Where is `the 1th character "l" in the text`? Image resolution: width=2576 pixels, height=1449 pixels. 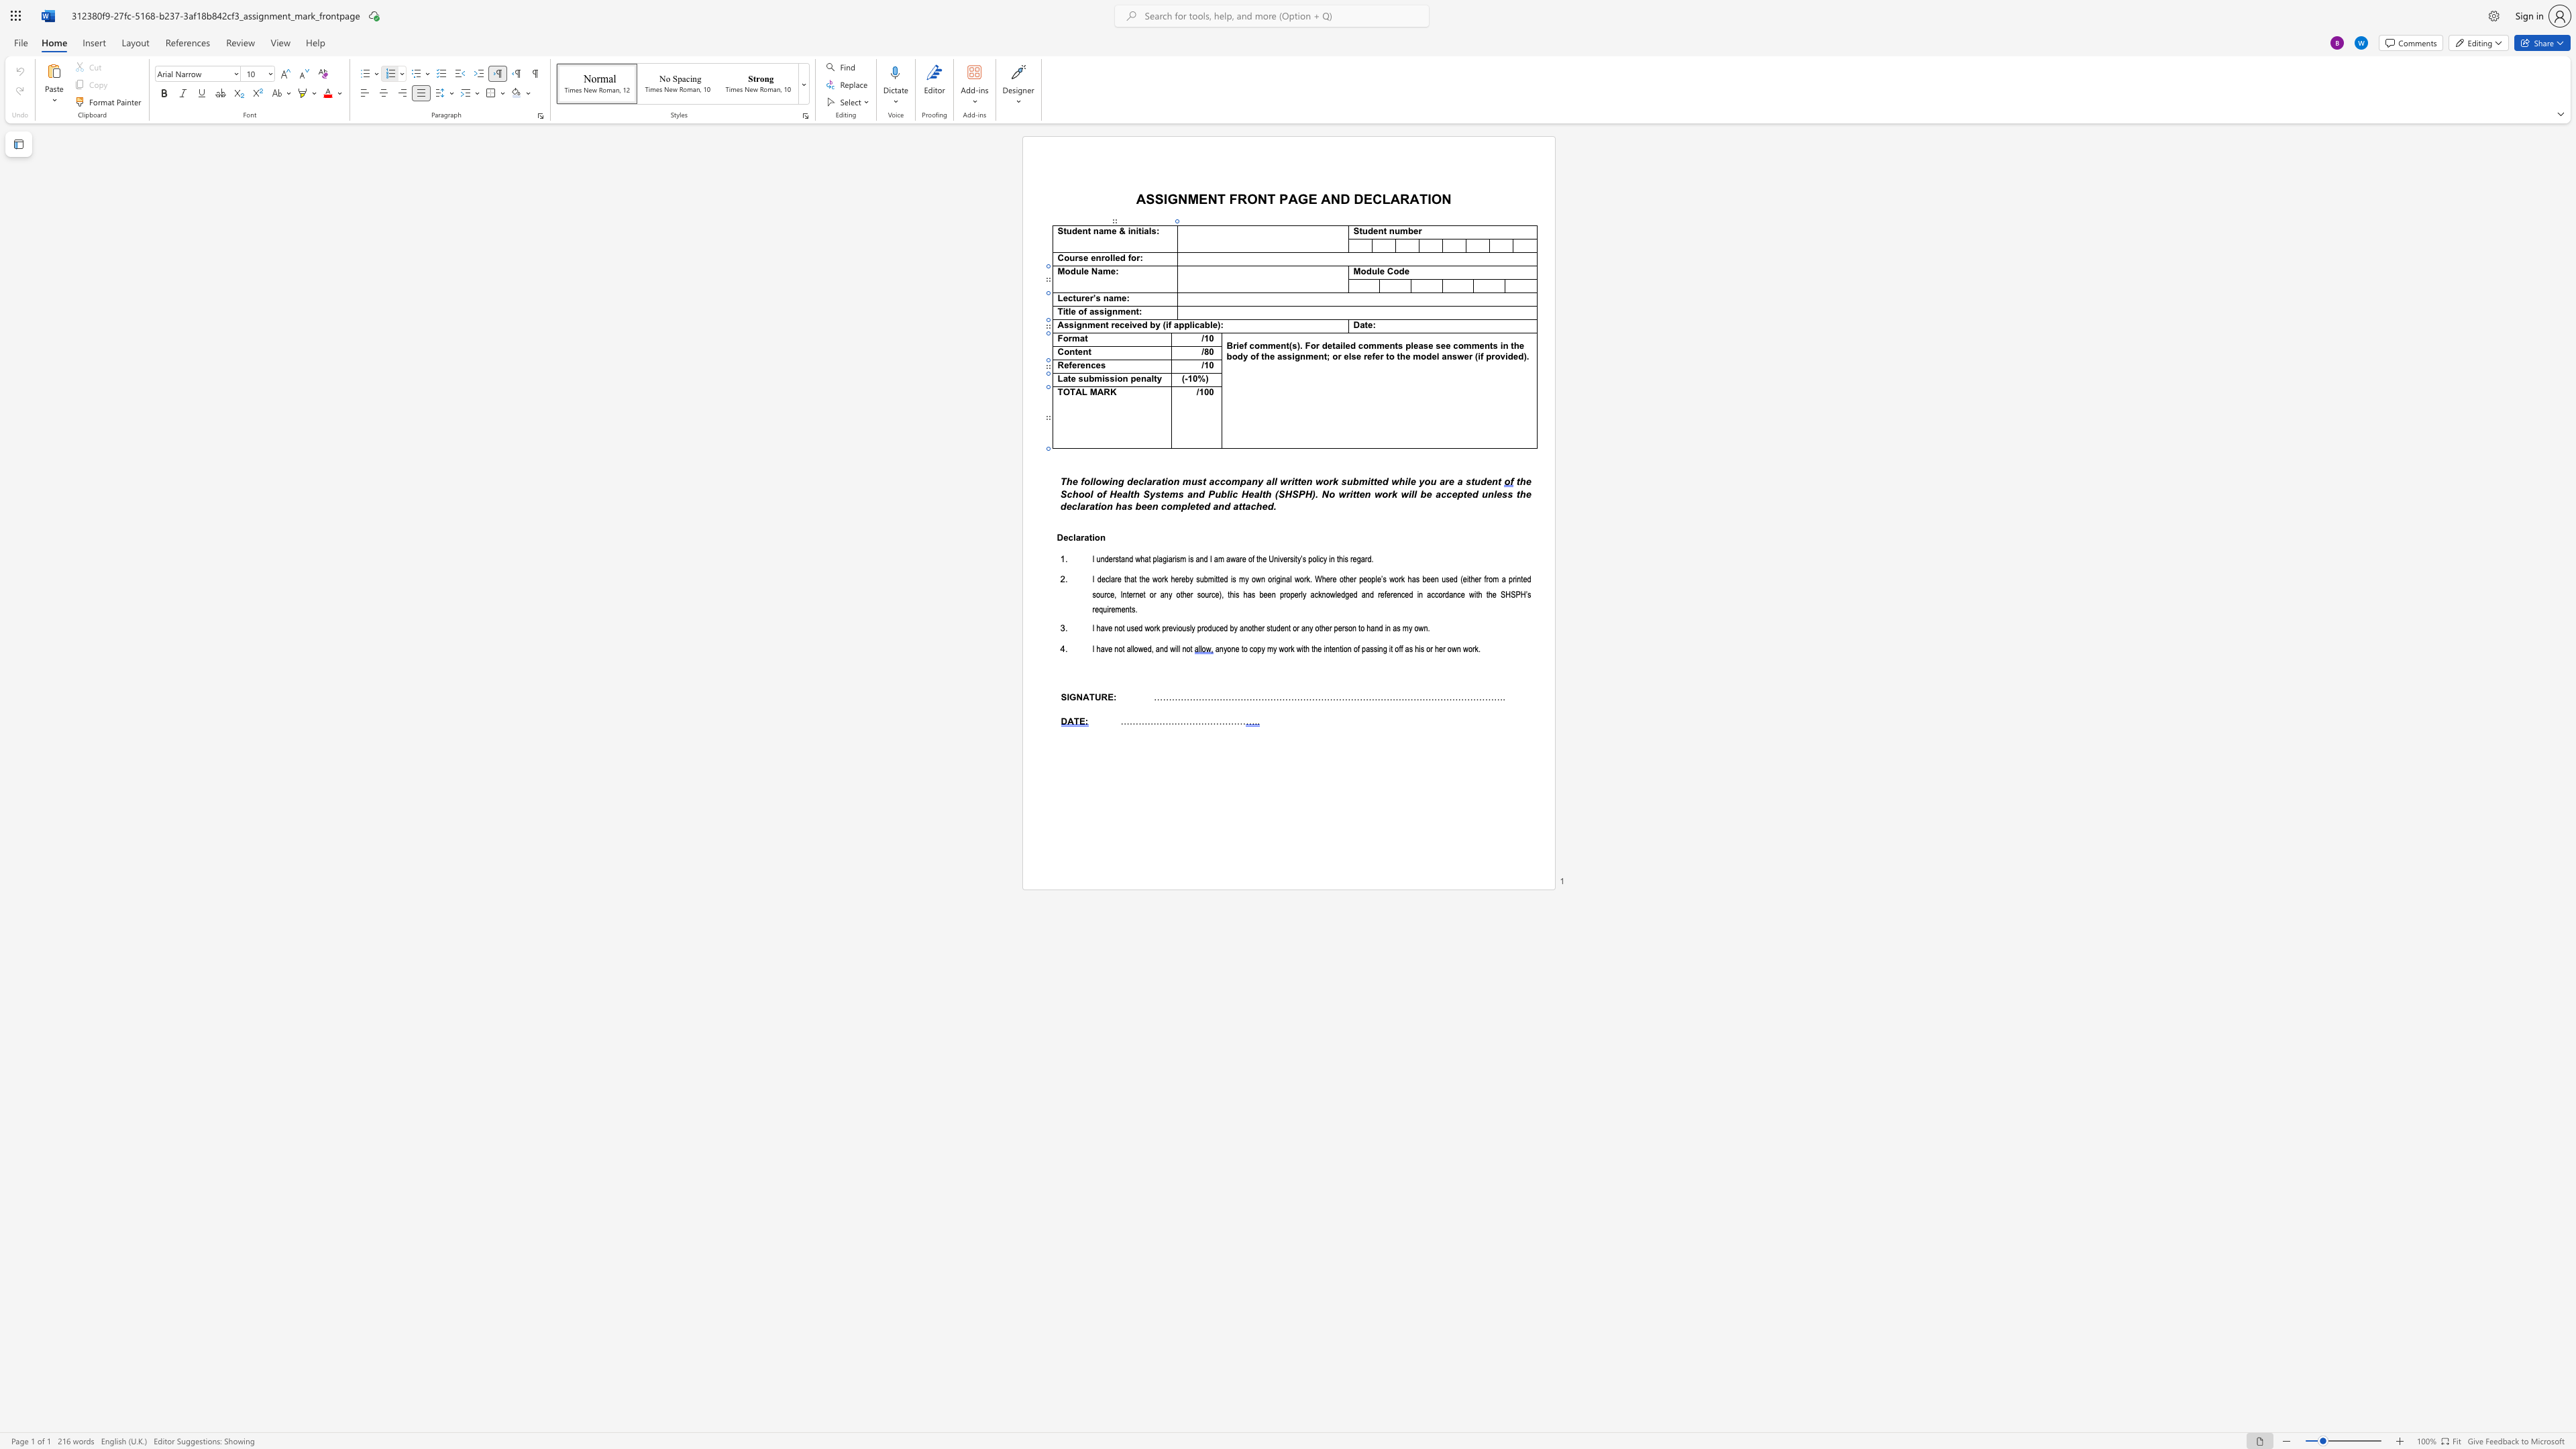
the 1th character "l" in the text is located at coordinates (1091, 493).